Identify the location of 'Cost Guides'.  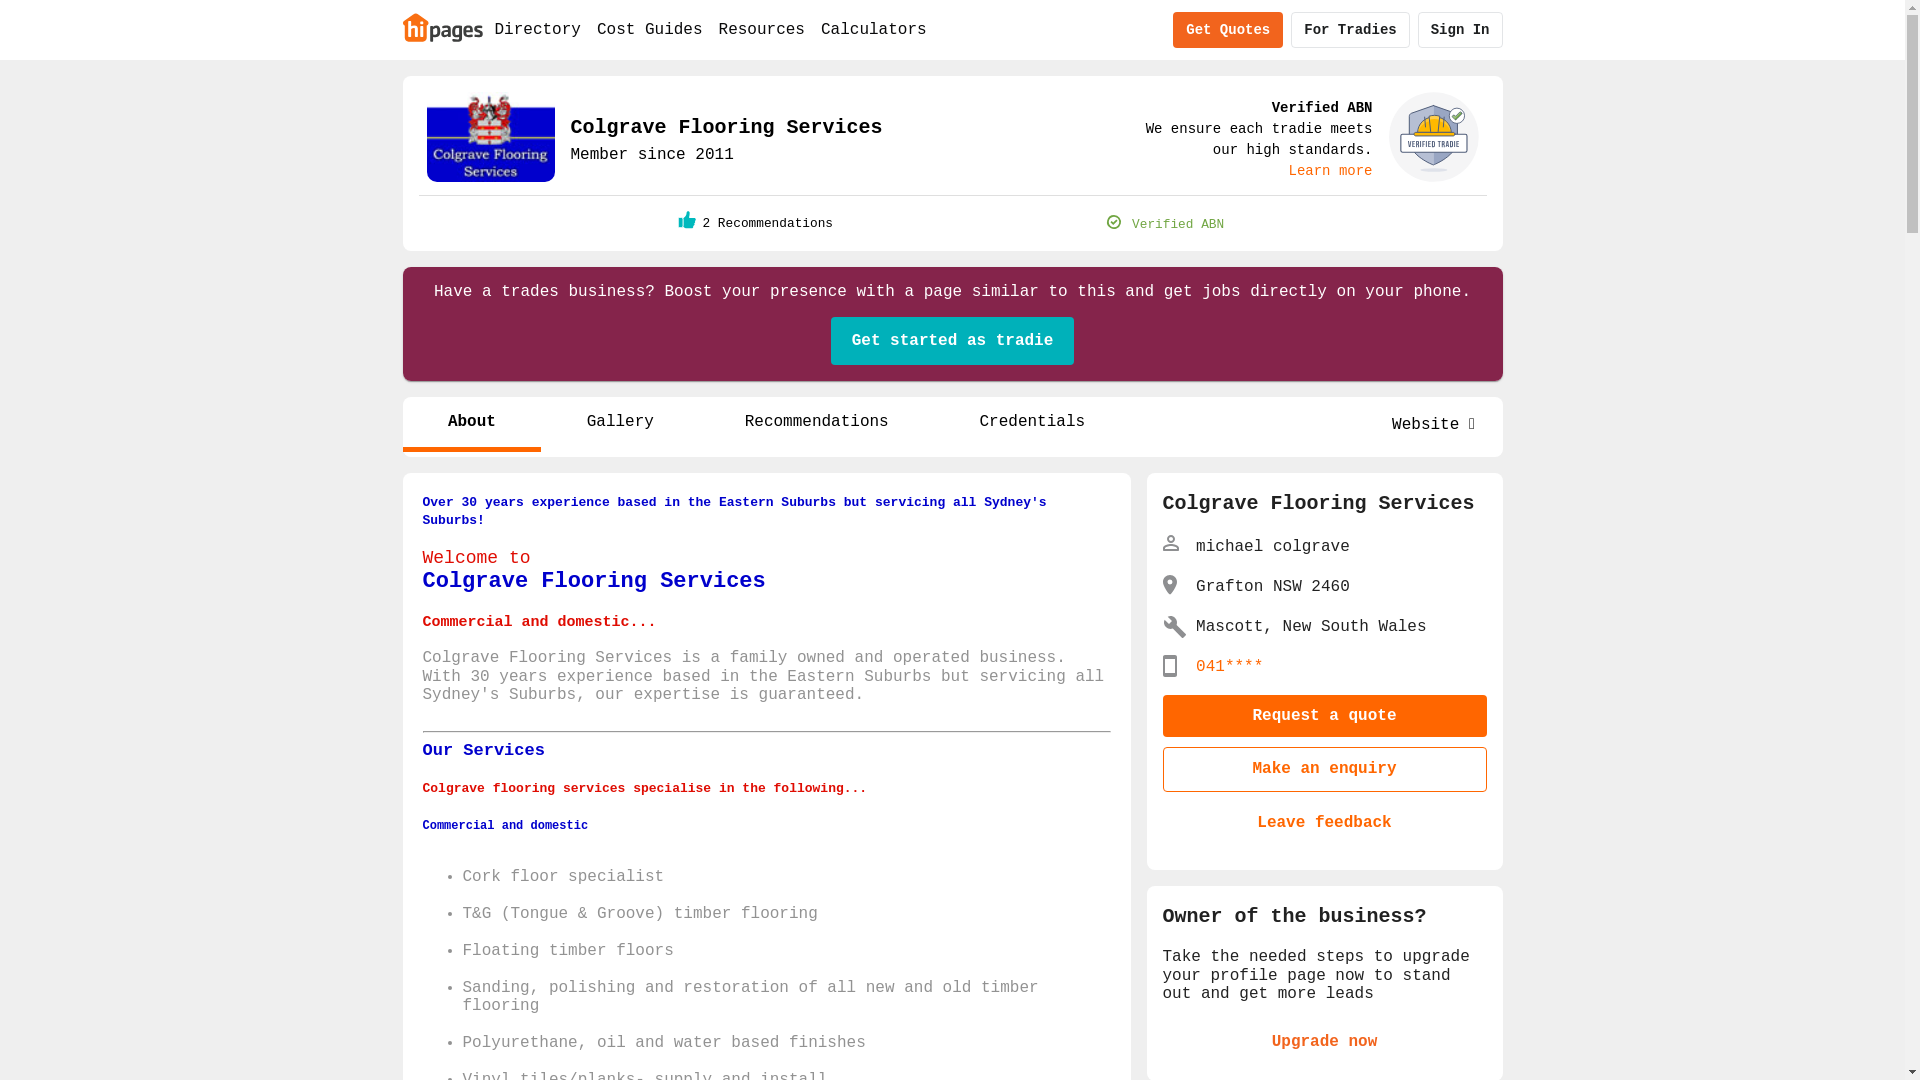
(649, 30).